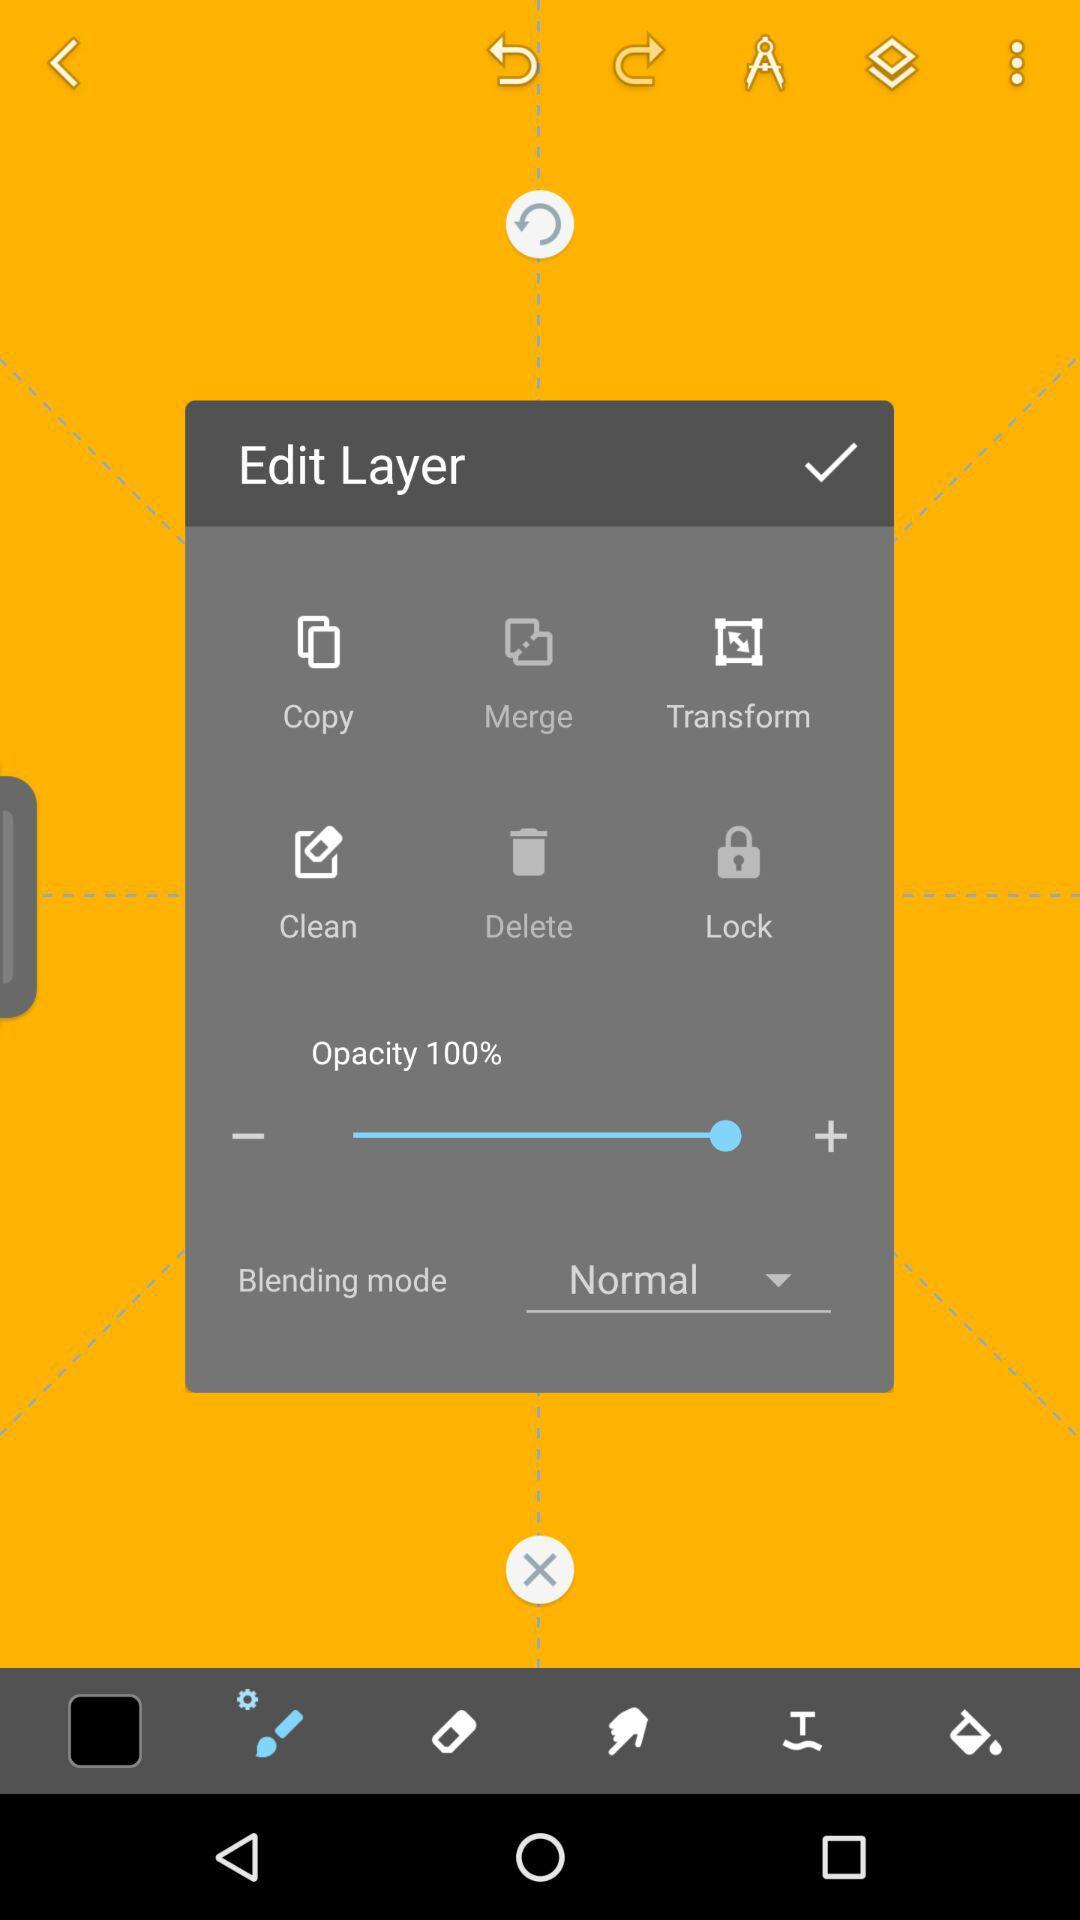  I want to click on the undo icon, so click(512, 62).